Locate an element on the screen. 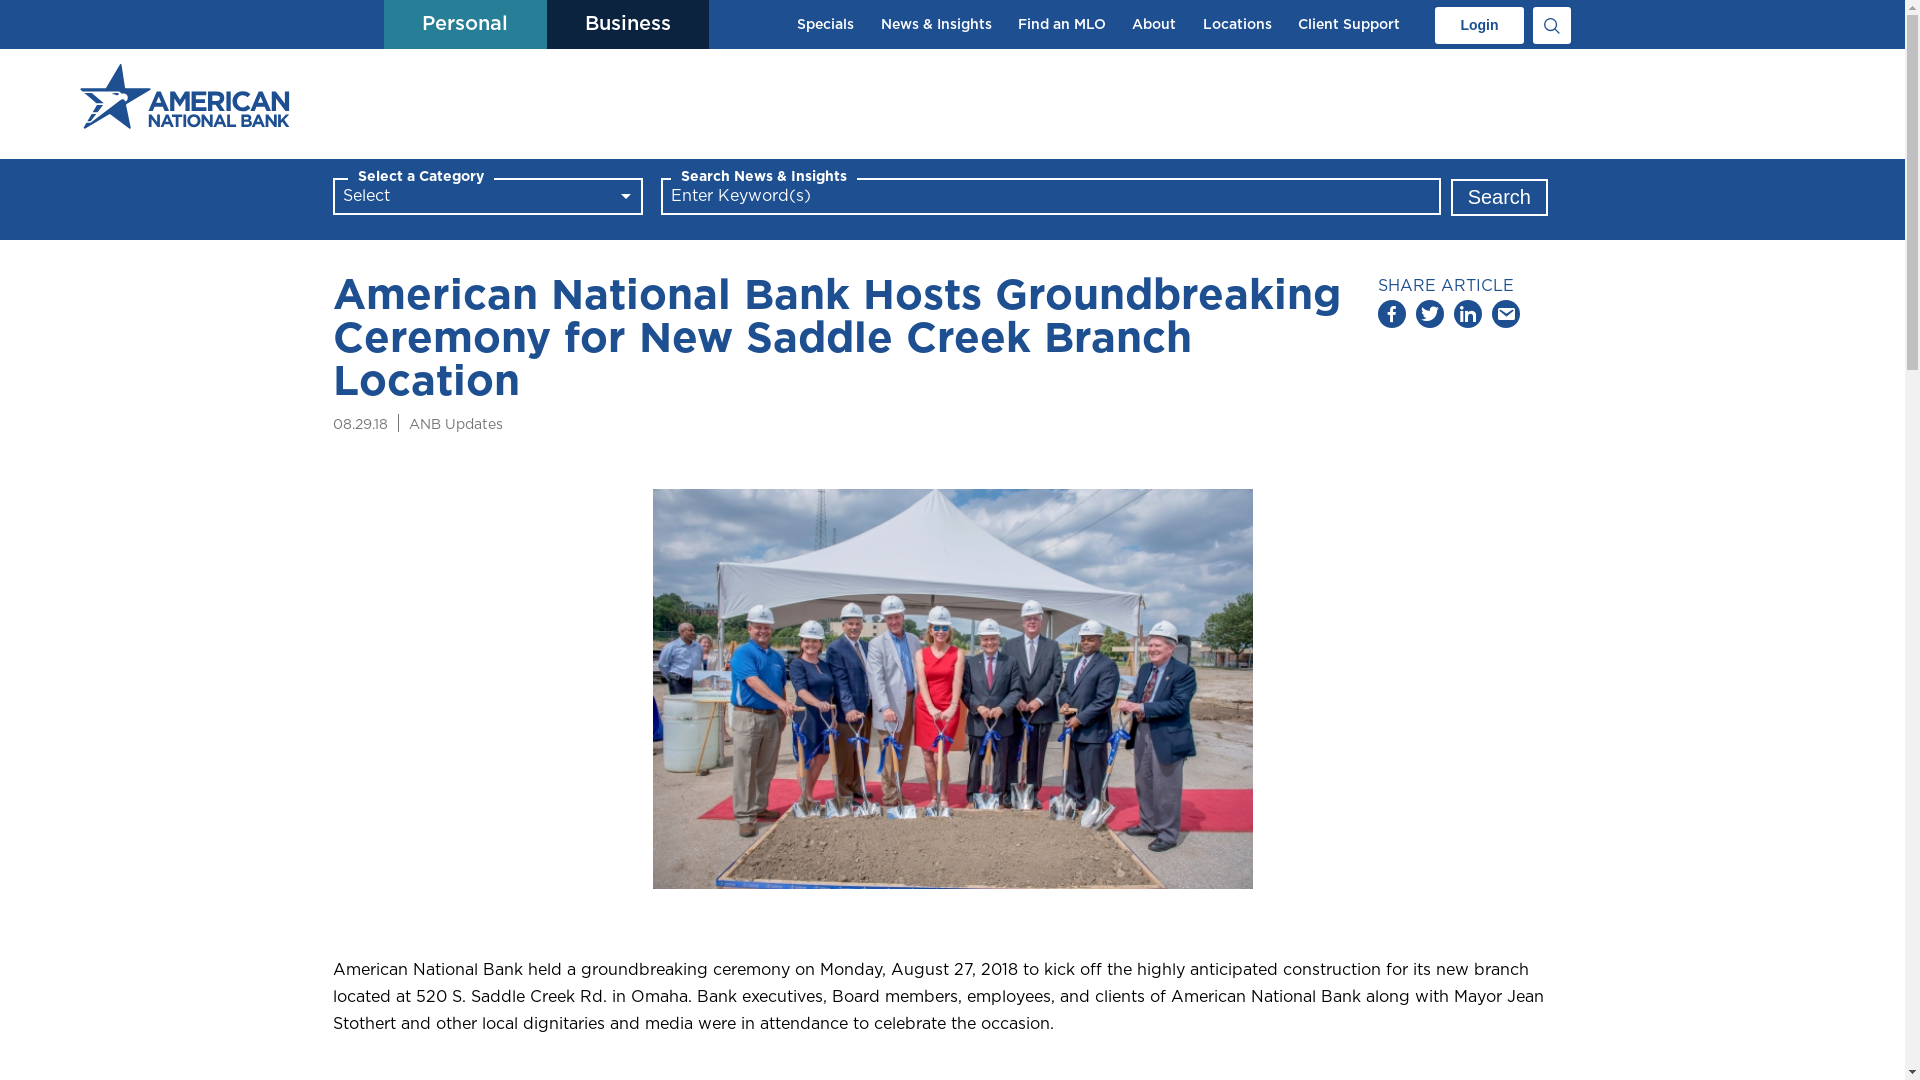  'Share on Linked In' is located at coordinates (1454, 318).